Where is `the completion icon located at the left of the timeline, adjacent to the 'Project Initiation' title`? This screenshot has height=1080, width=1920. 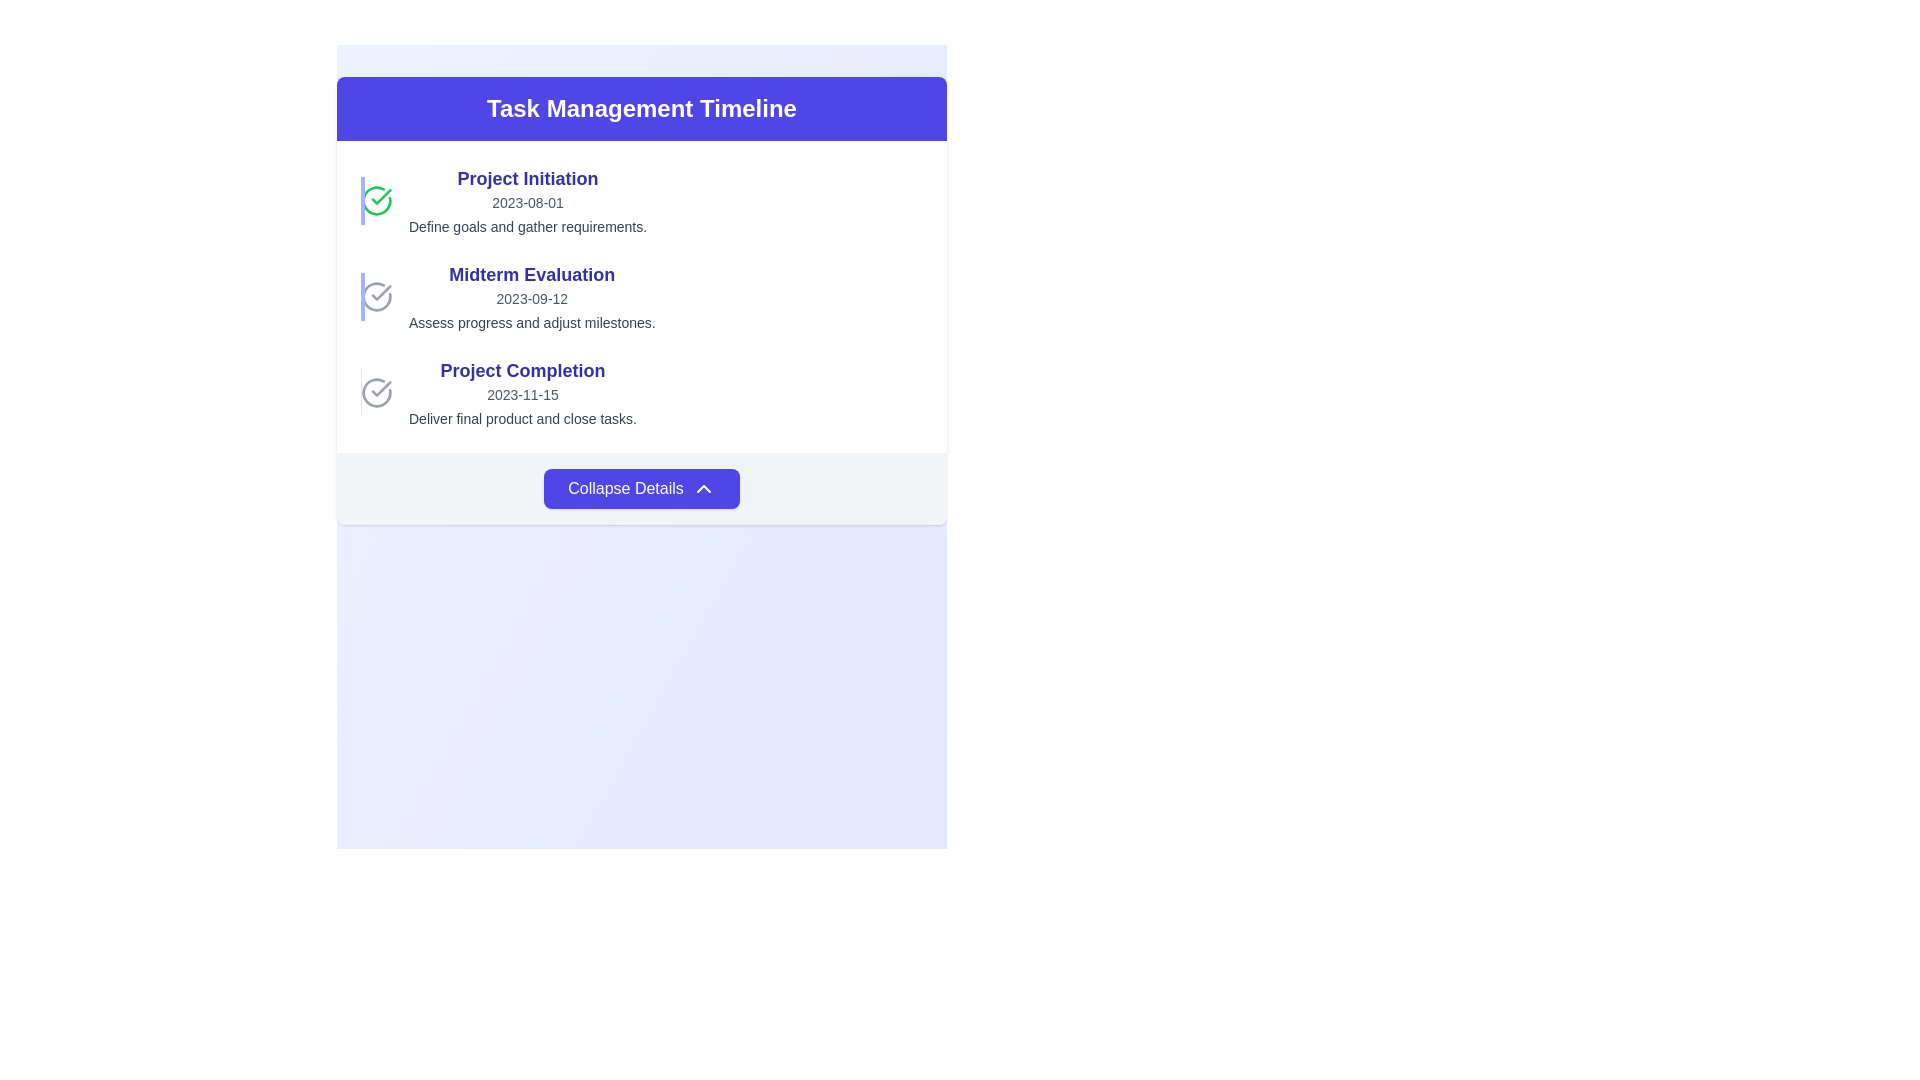 the completion icon located at the left of the timeline, adjacent to the 'Project Initiation' title is located at coordinates (377, 200).